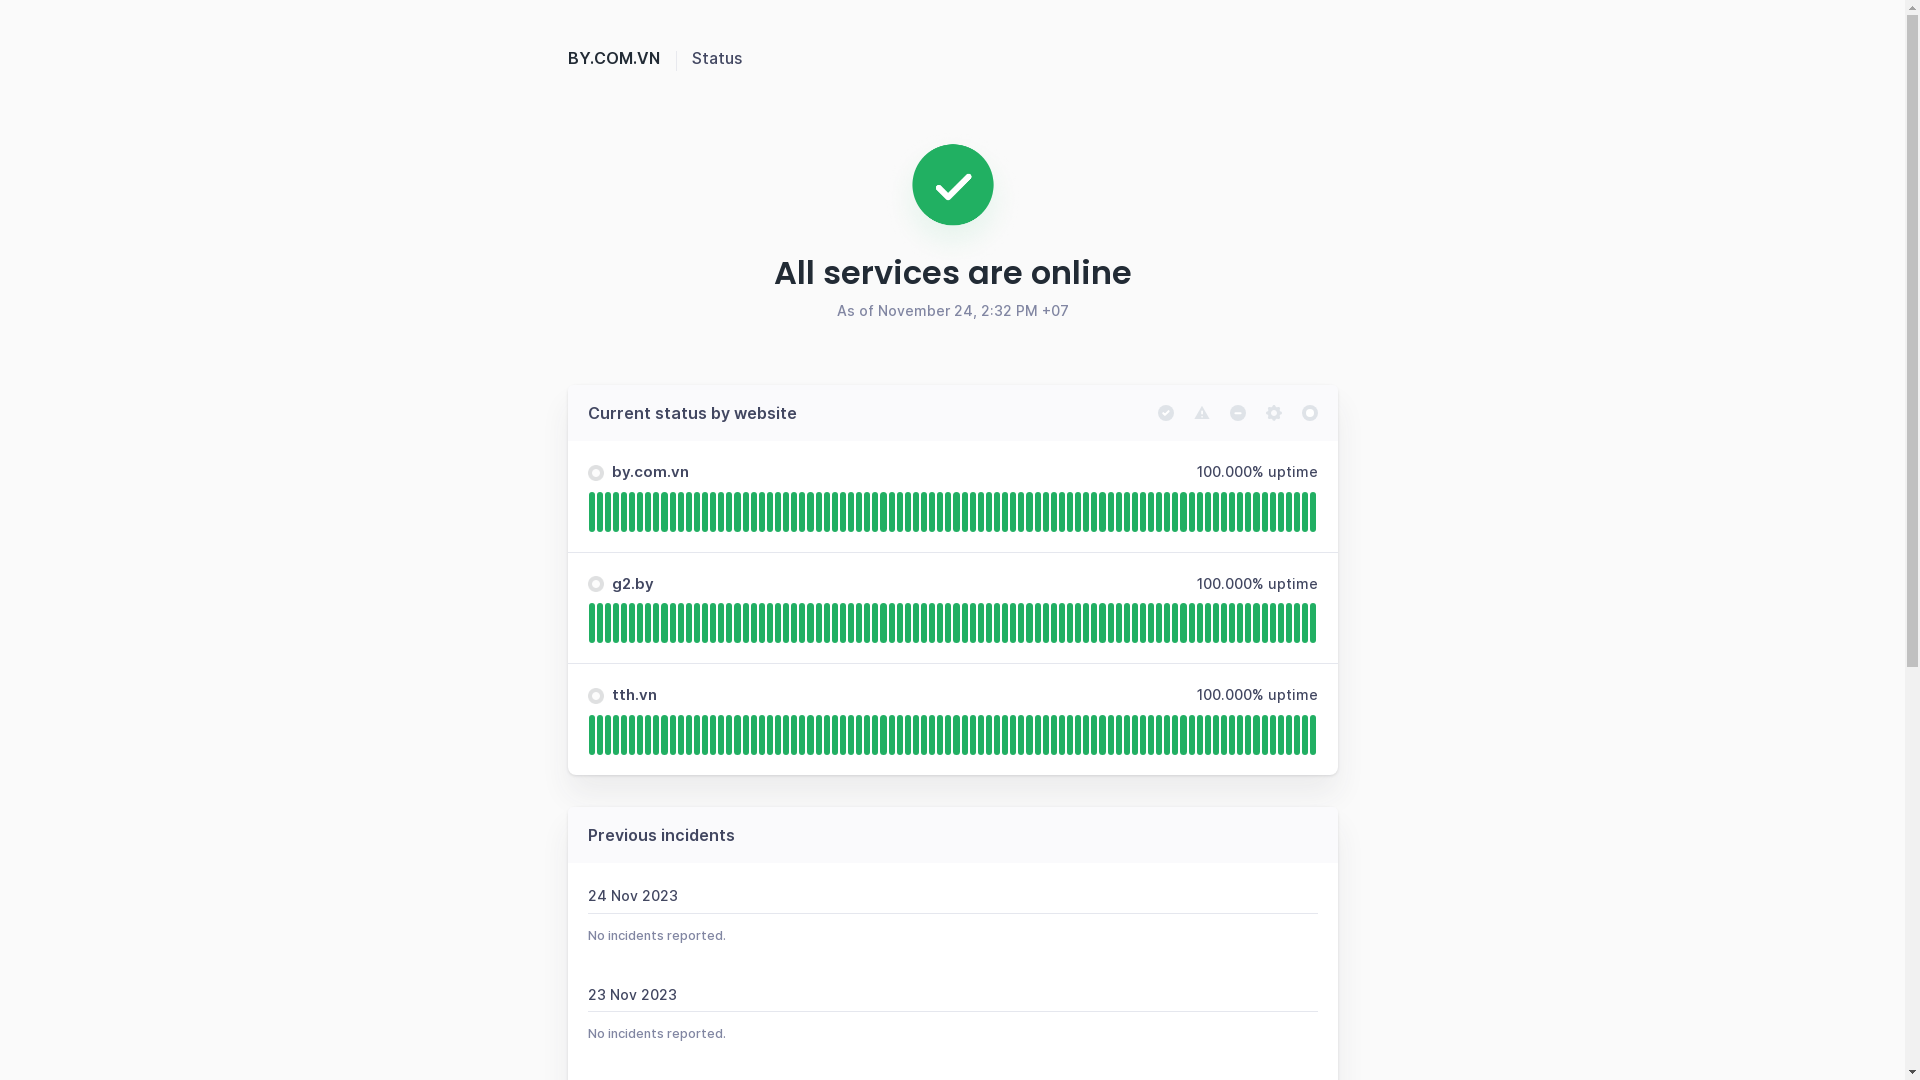 This screenshot has width=1920, height=1080. What do you see at coordinates (628, 56) in the screenshot?
I see `'BY.COM.VN'` at bounding box center [628, 56].